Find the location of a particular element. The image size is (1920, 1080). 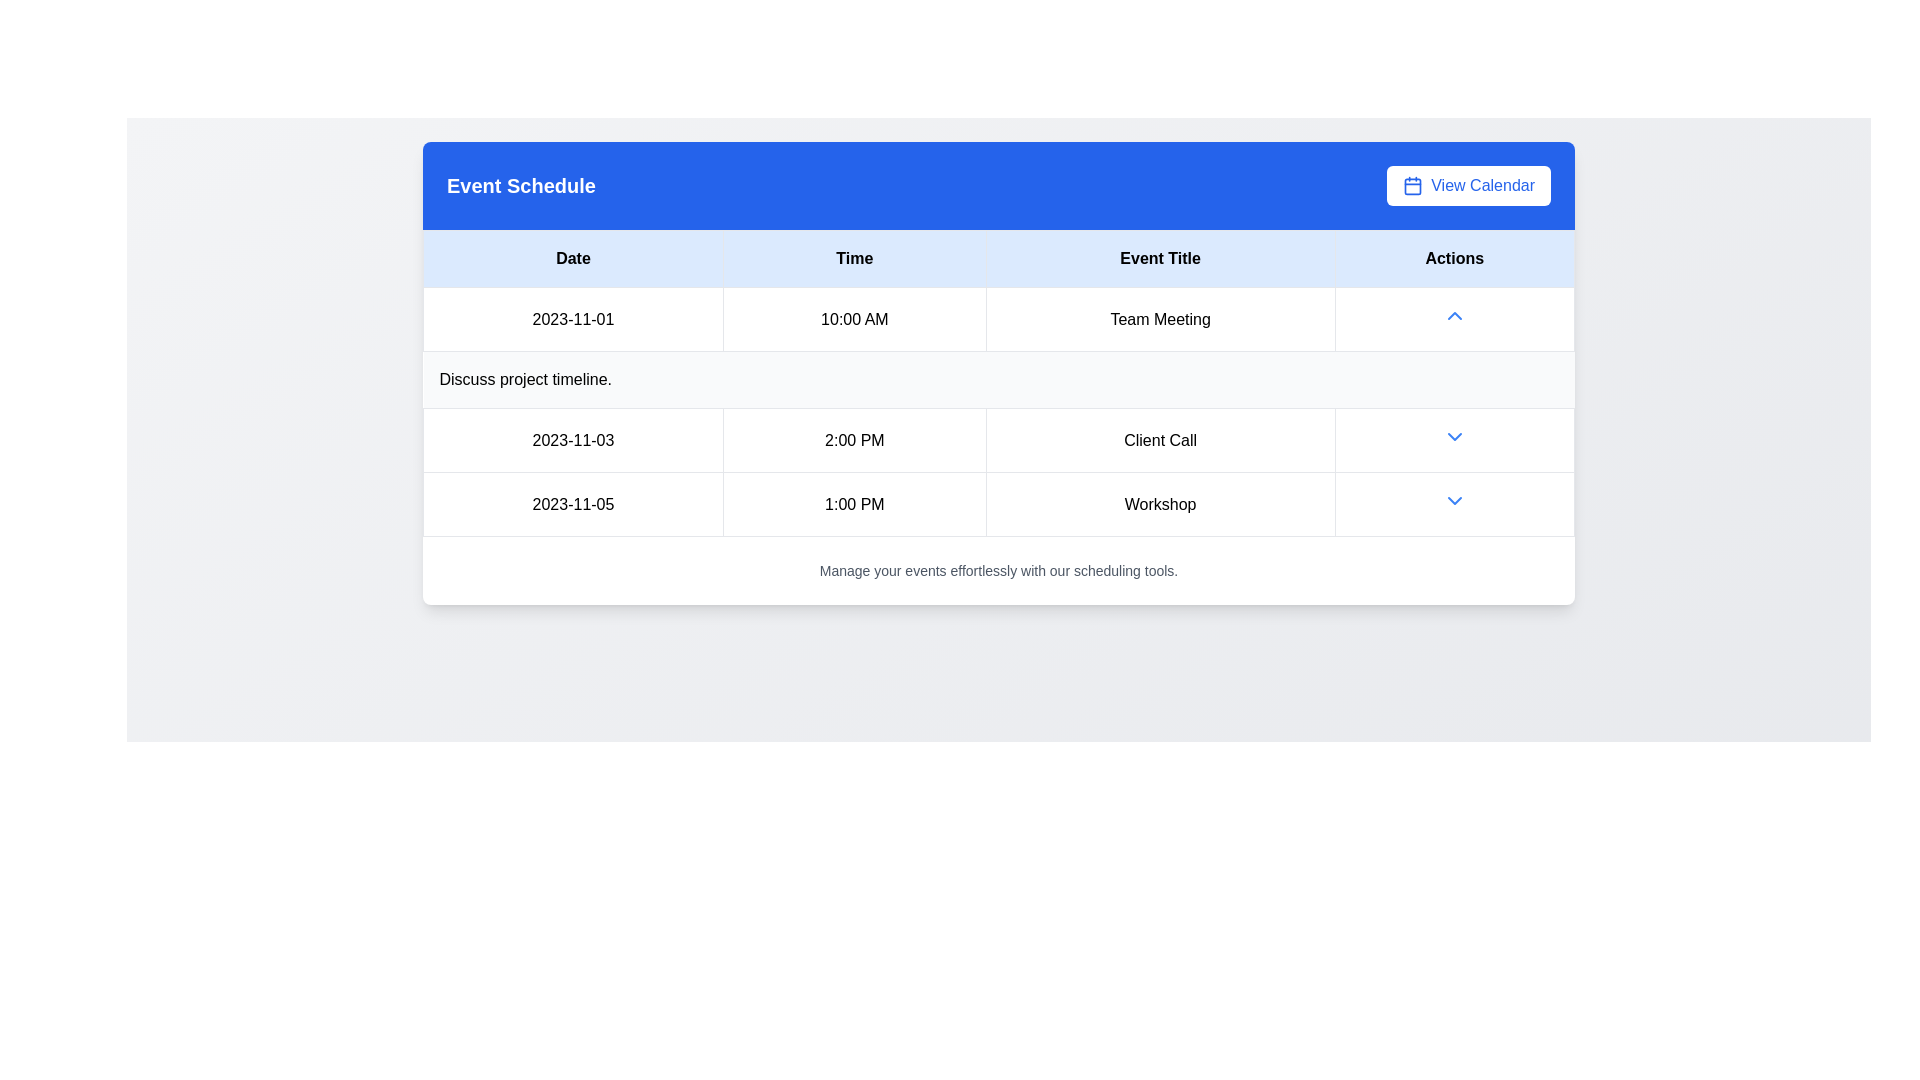

the static label displaying 'Workshop' in the event schedule table, positioned under the 'Event Title' header and next to '1:00 PM' is located at coordinates (1160, 503).